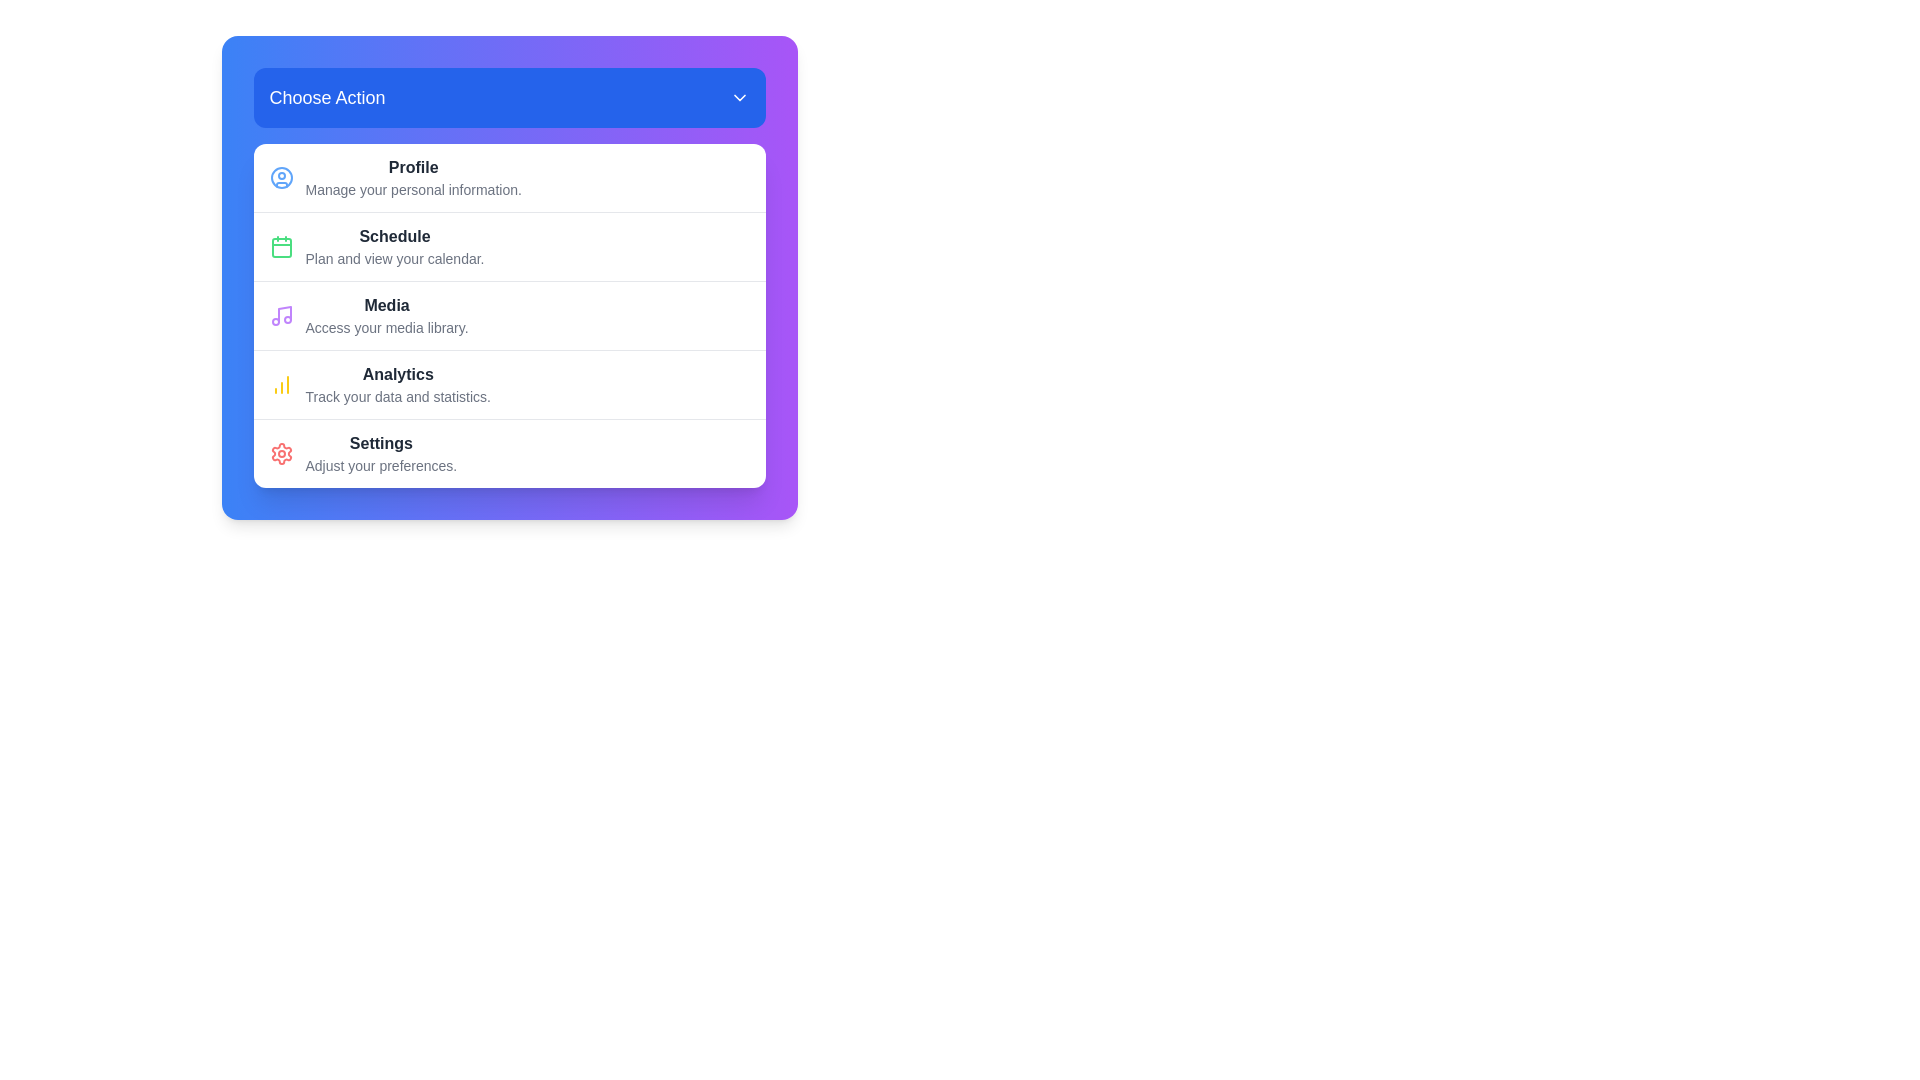 The width and height of the screenshot is (1920, 1080). Describe the element at coordinates (280, 454) in the screenshot. I see `the red gear icon located next to the 'Settings' item in the bottom right section of the interface` at that location.